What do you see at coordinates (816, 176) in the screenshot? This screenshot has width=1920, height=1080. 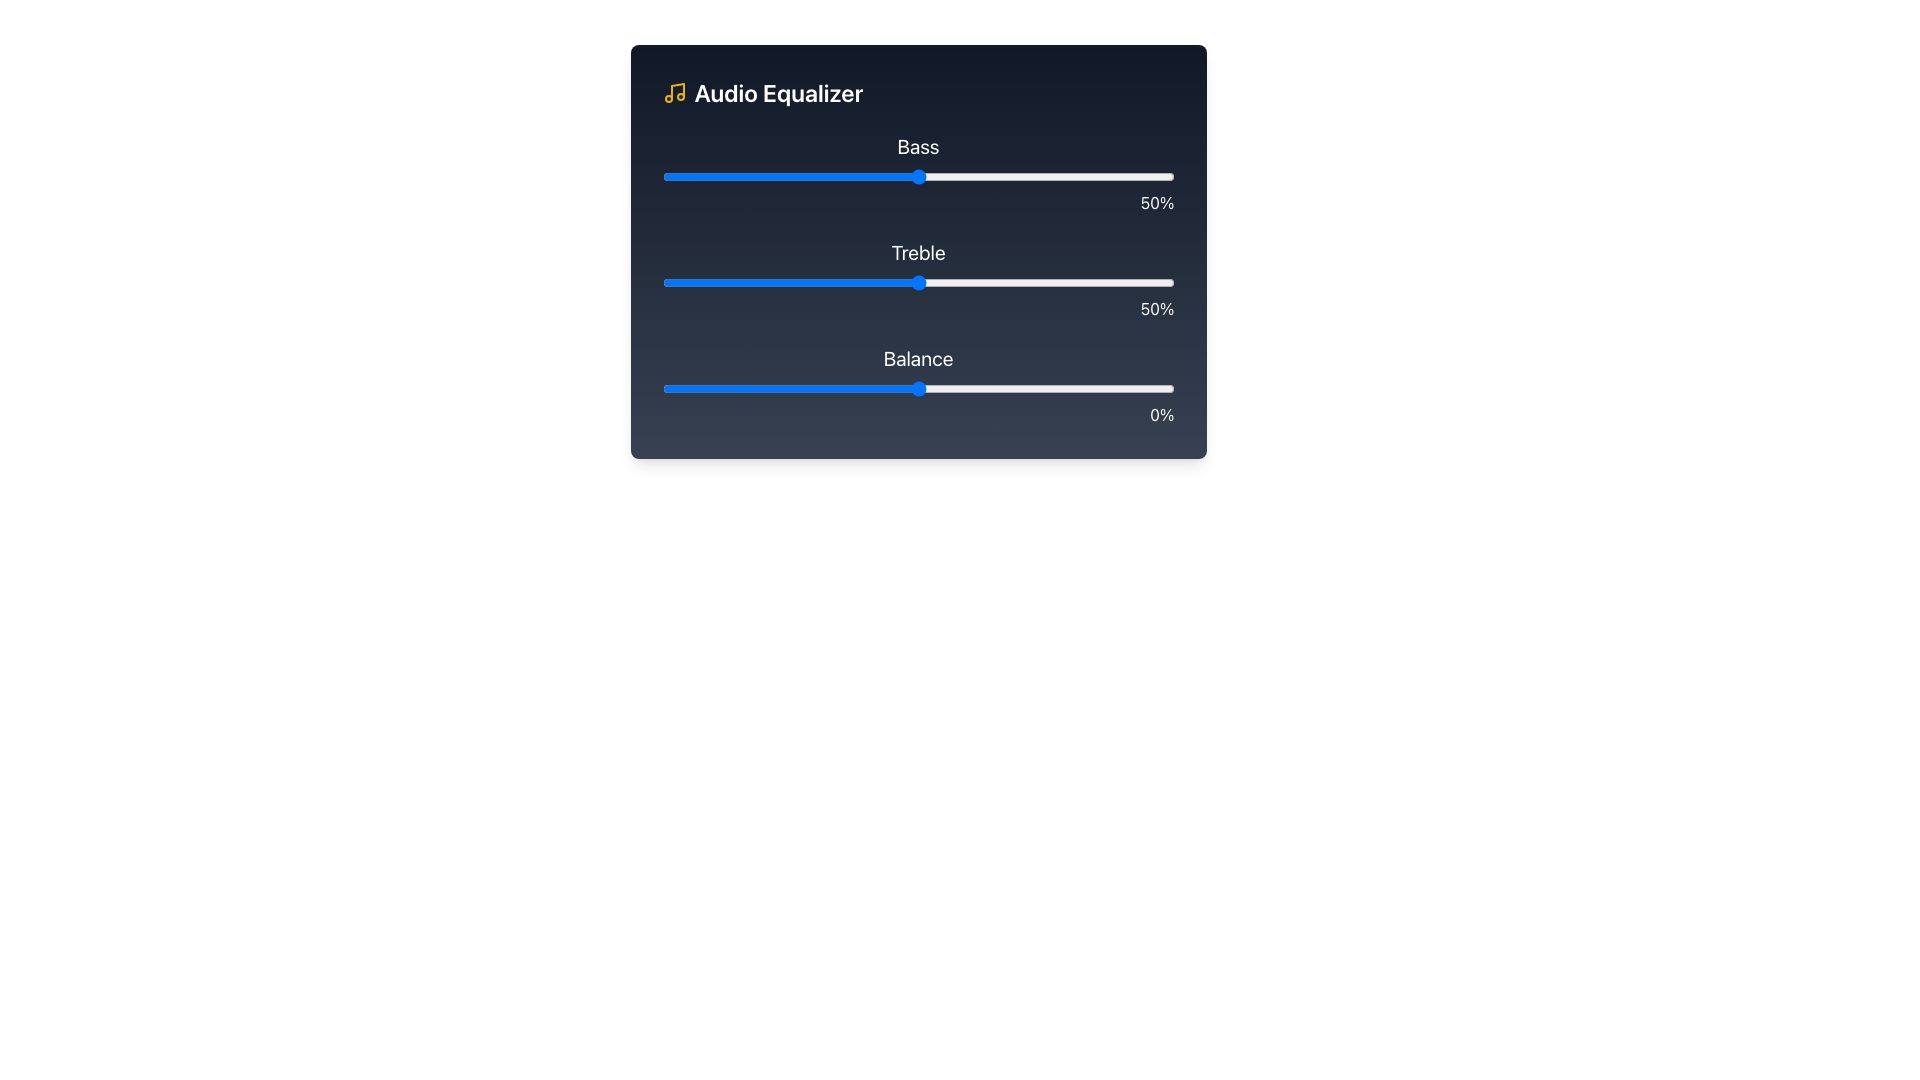 I see `the bass level` at bounding box center [816, 176].